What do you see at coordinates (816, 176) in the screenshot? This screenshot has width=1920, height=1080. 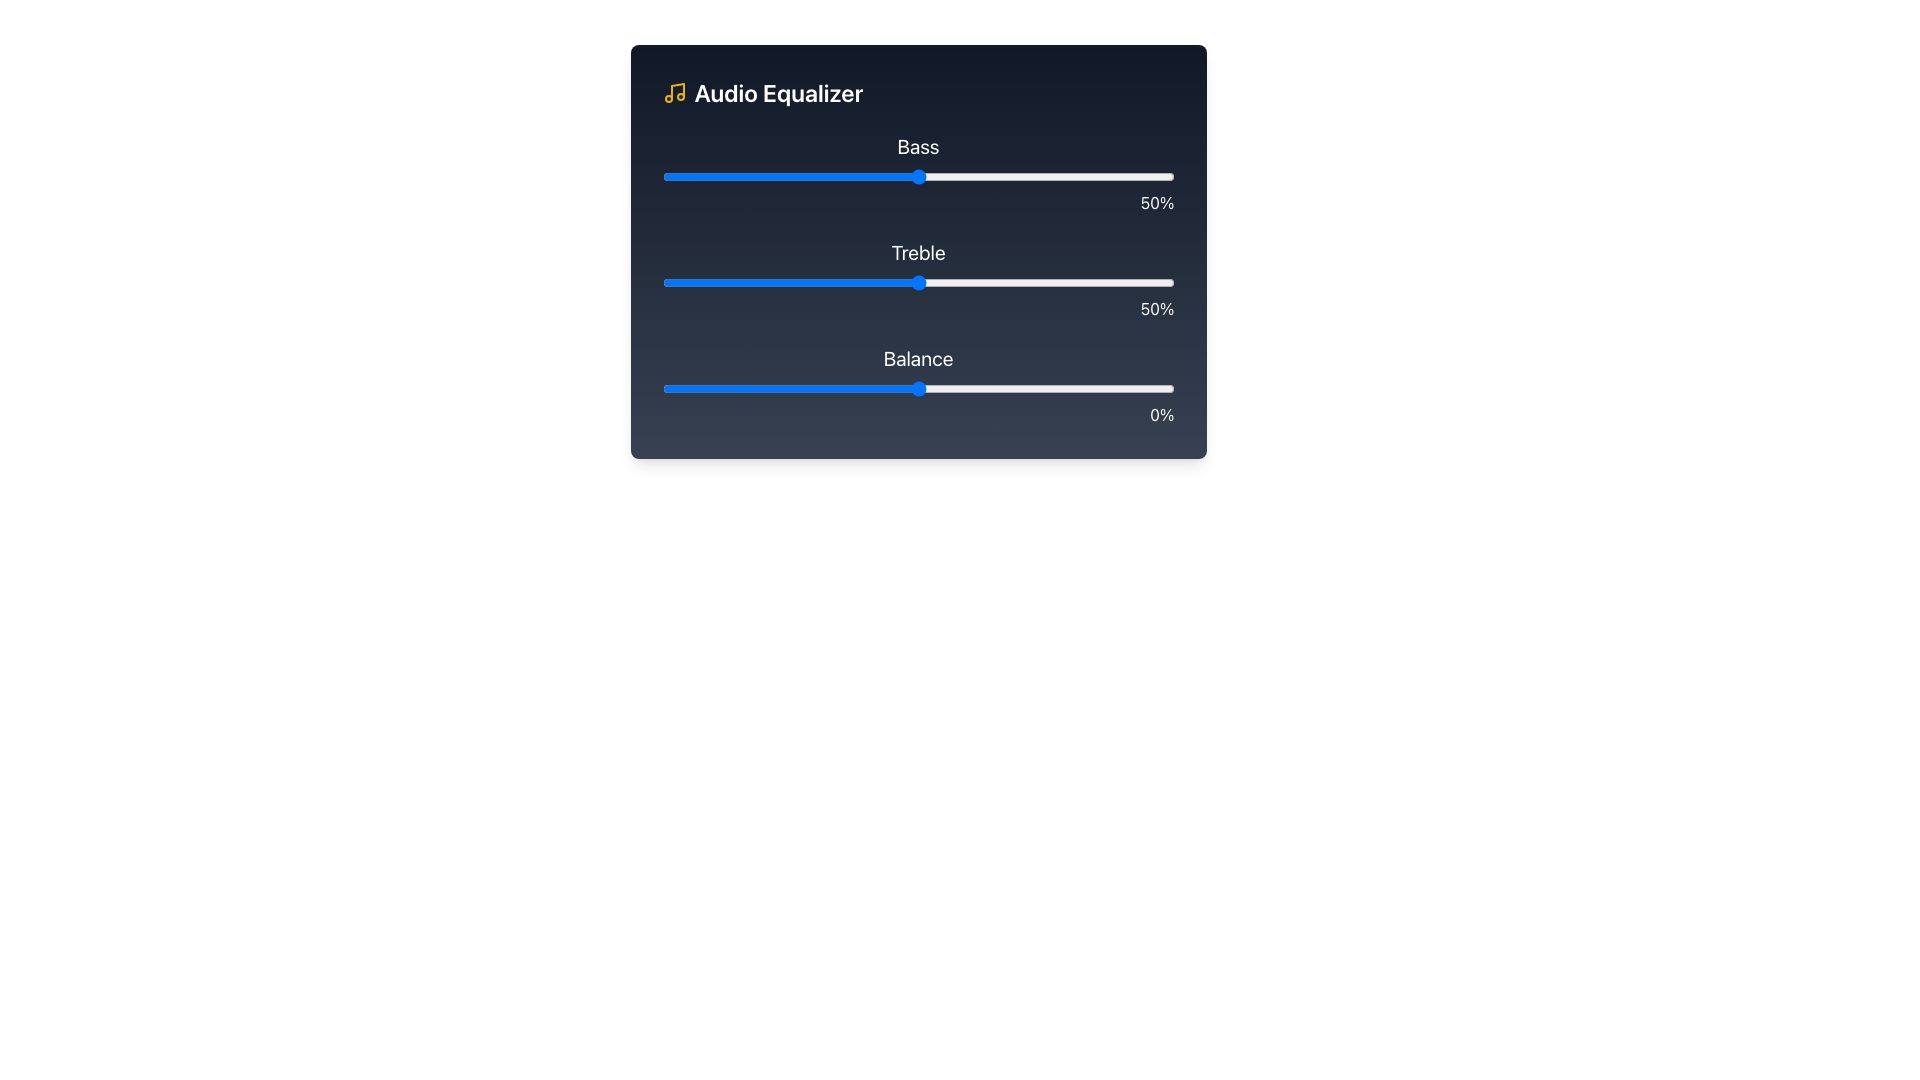 I see `the bass level` at bounding box center [816, 176].